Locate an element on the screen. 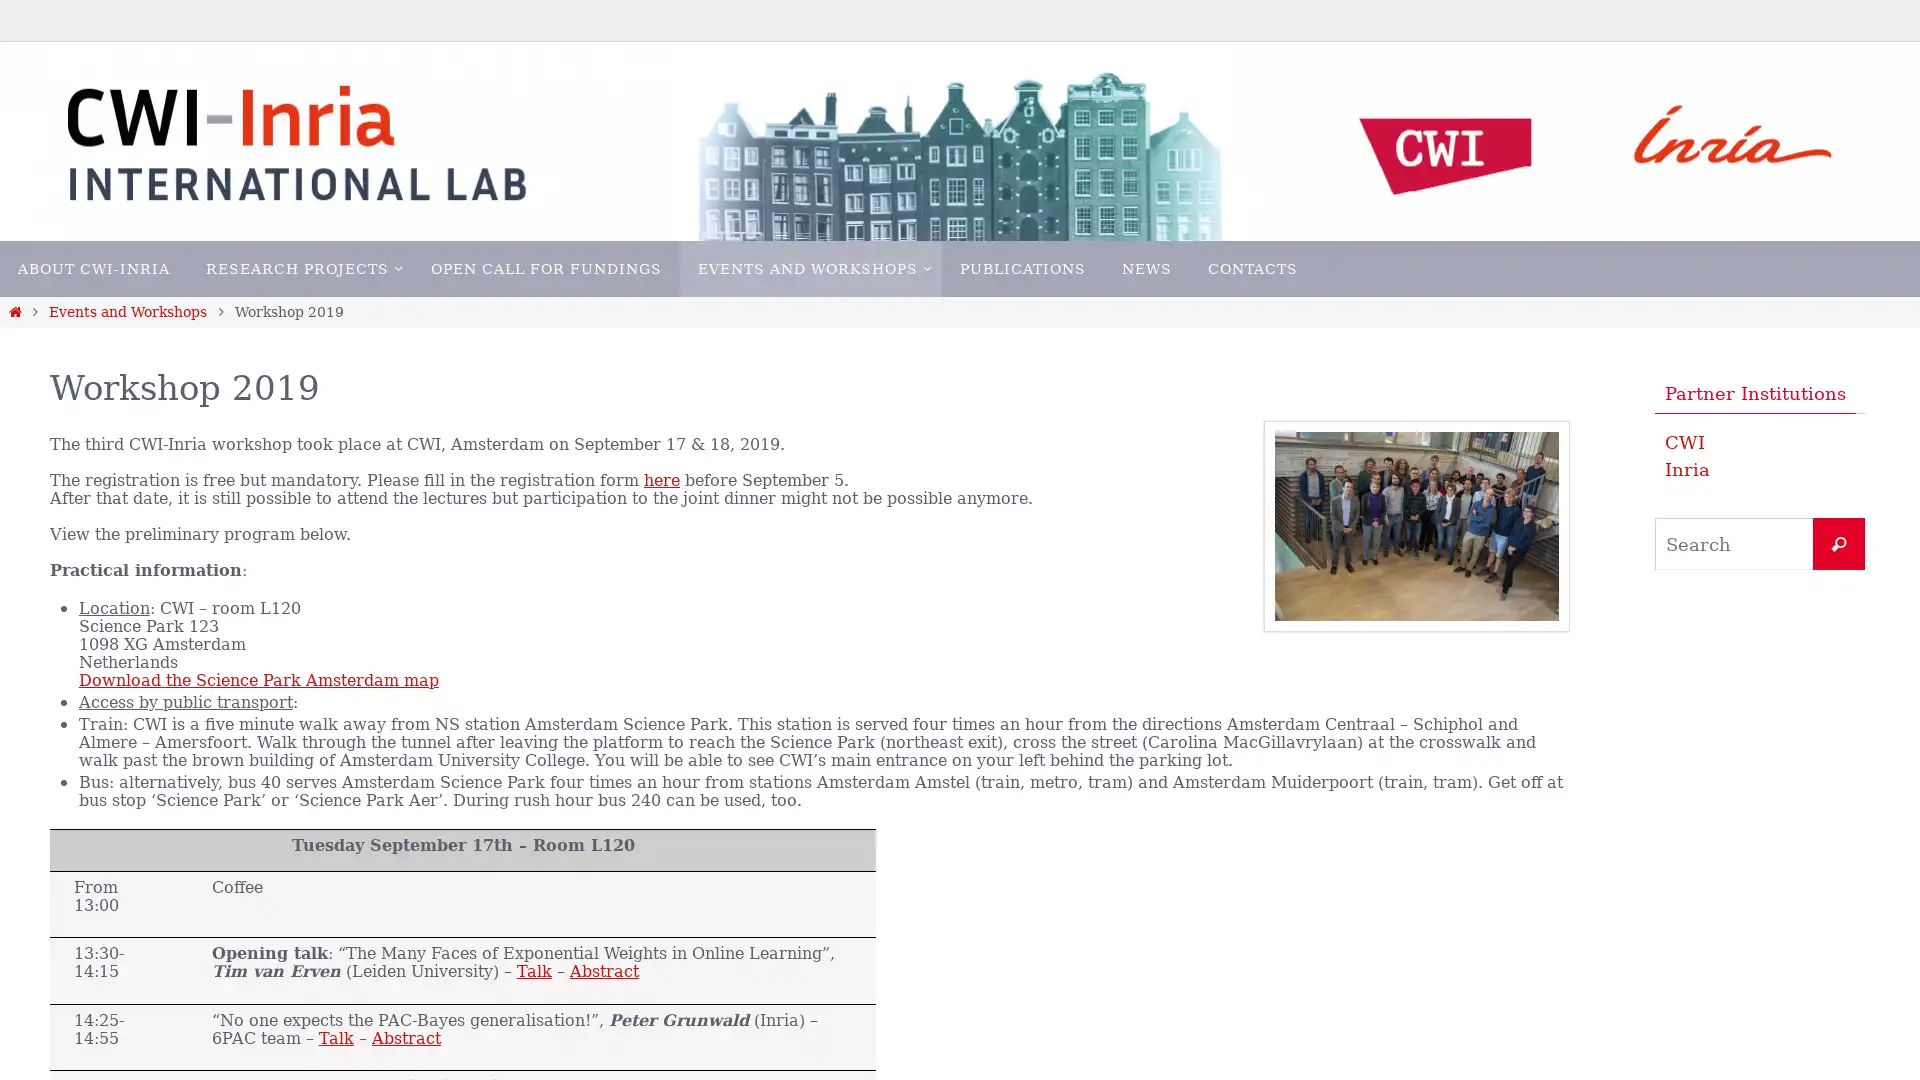  Search is located at coordinates (1838, 543).